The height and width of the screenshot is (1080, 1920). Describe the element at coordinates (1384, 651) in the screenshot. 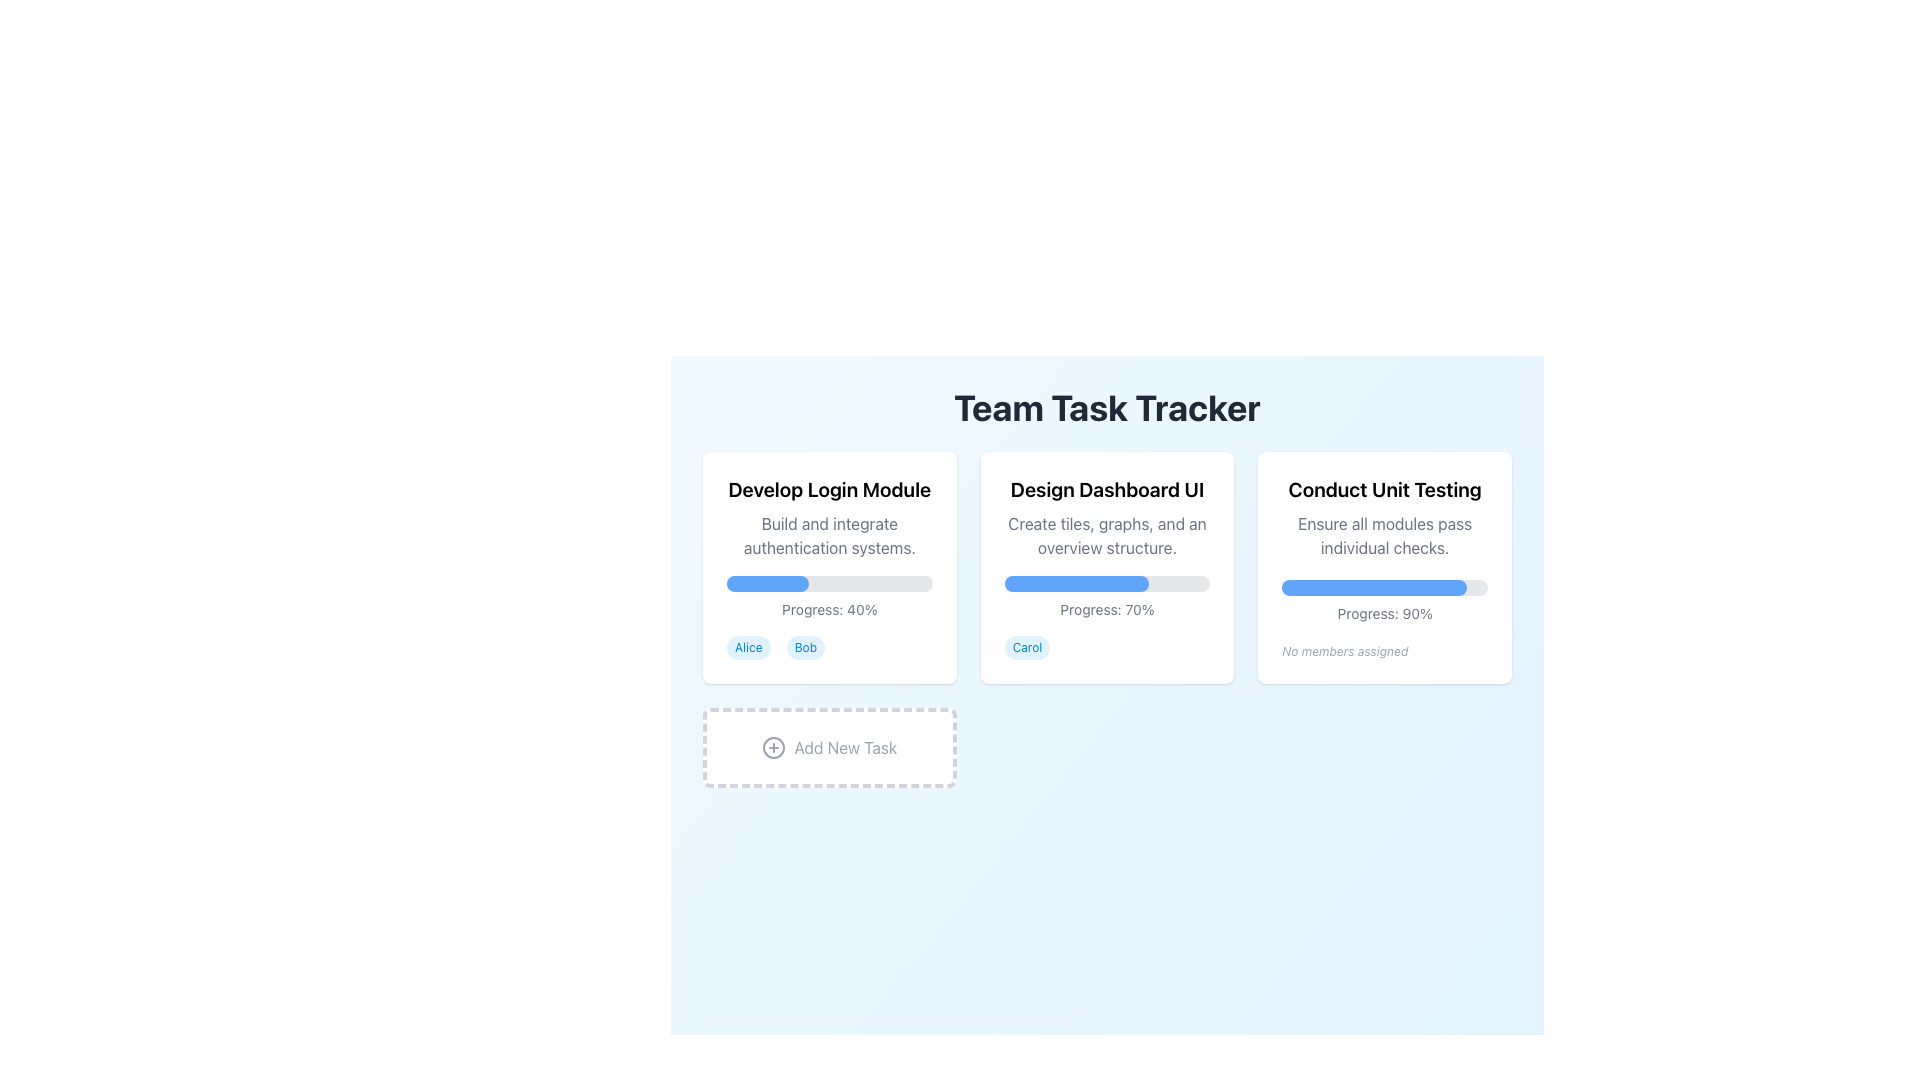

I see `the text label displaying 'No members assigned', which is located at the bottom of the 'Conduct Unit Testing' card, aligned with the left margin` at that location.